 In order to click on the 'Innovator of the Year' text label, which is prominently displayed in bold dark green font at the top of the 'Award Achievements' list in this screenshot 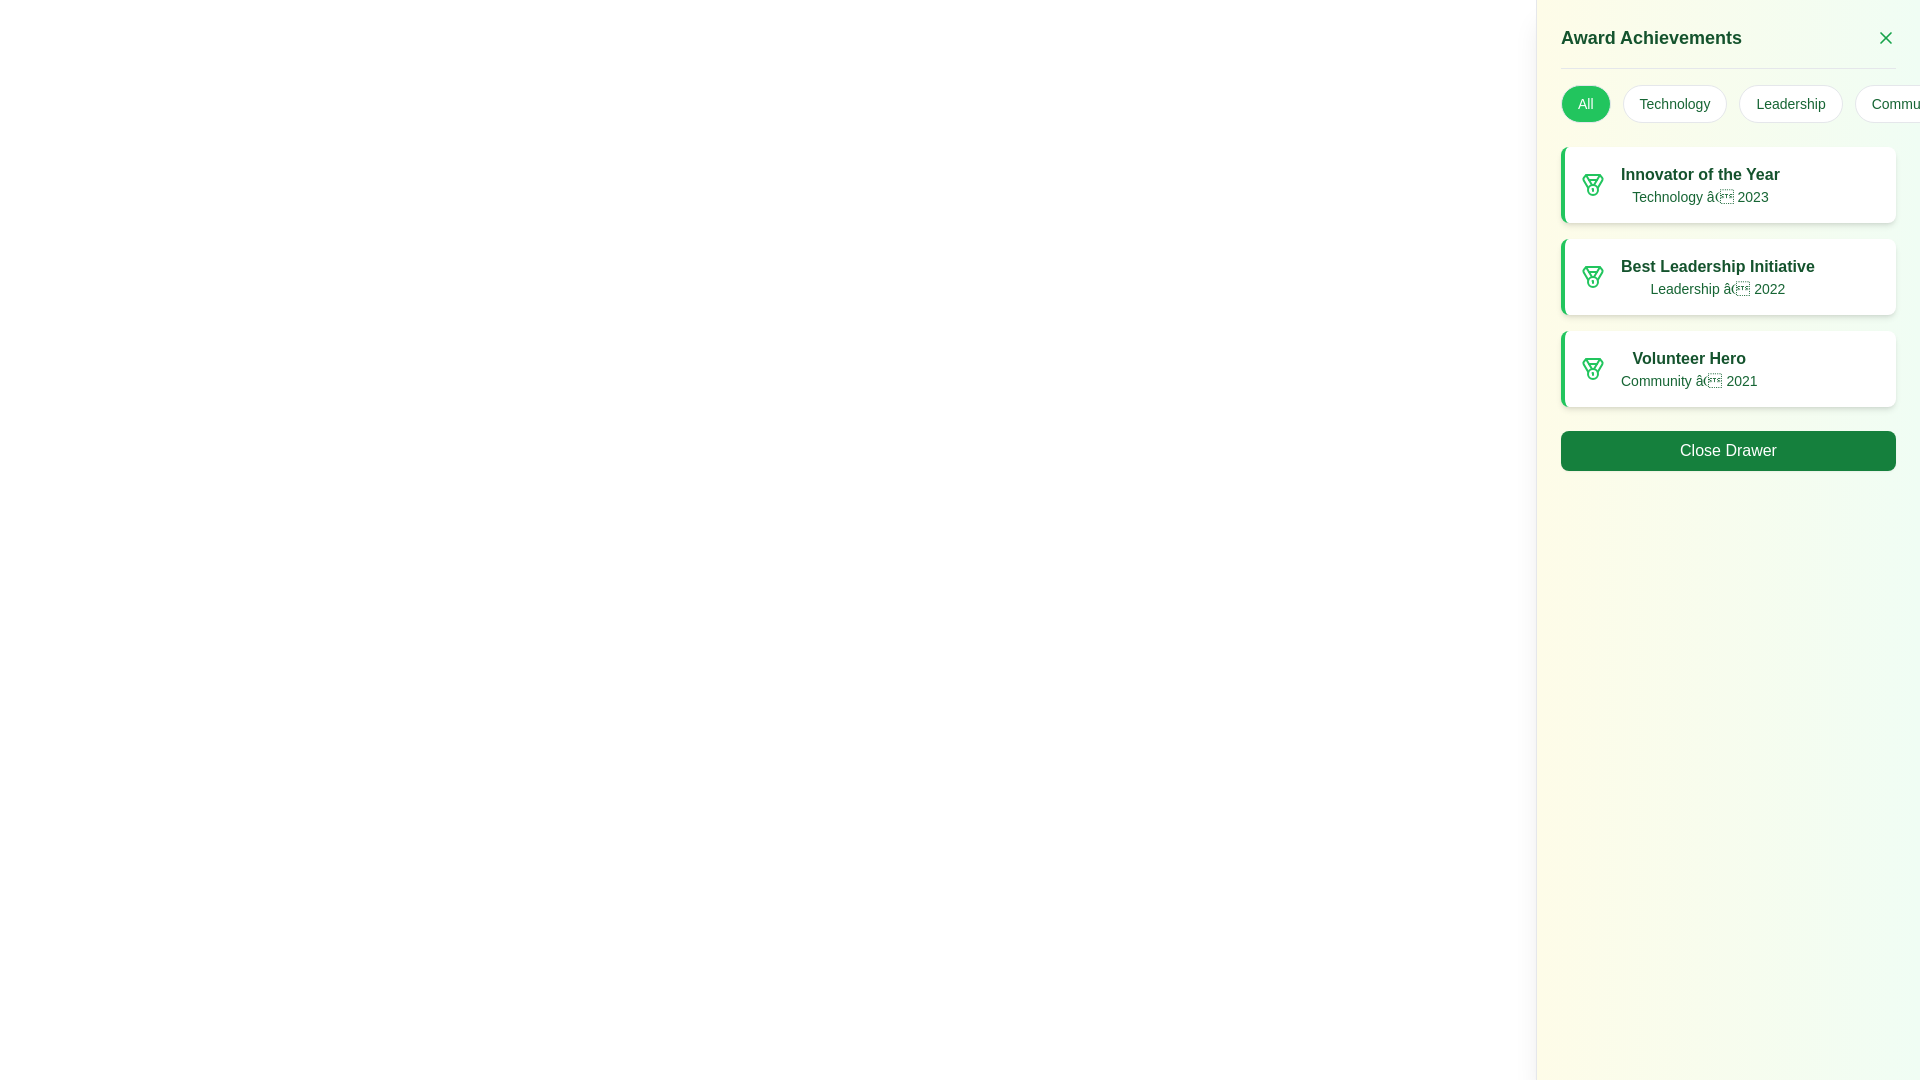, I will do `click(1699, 173)`.